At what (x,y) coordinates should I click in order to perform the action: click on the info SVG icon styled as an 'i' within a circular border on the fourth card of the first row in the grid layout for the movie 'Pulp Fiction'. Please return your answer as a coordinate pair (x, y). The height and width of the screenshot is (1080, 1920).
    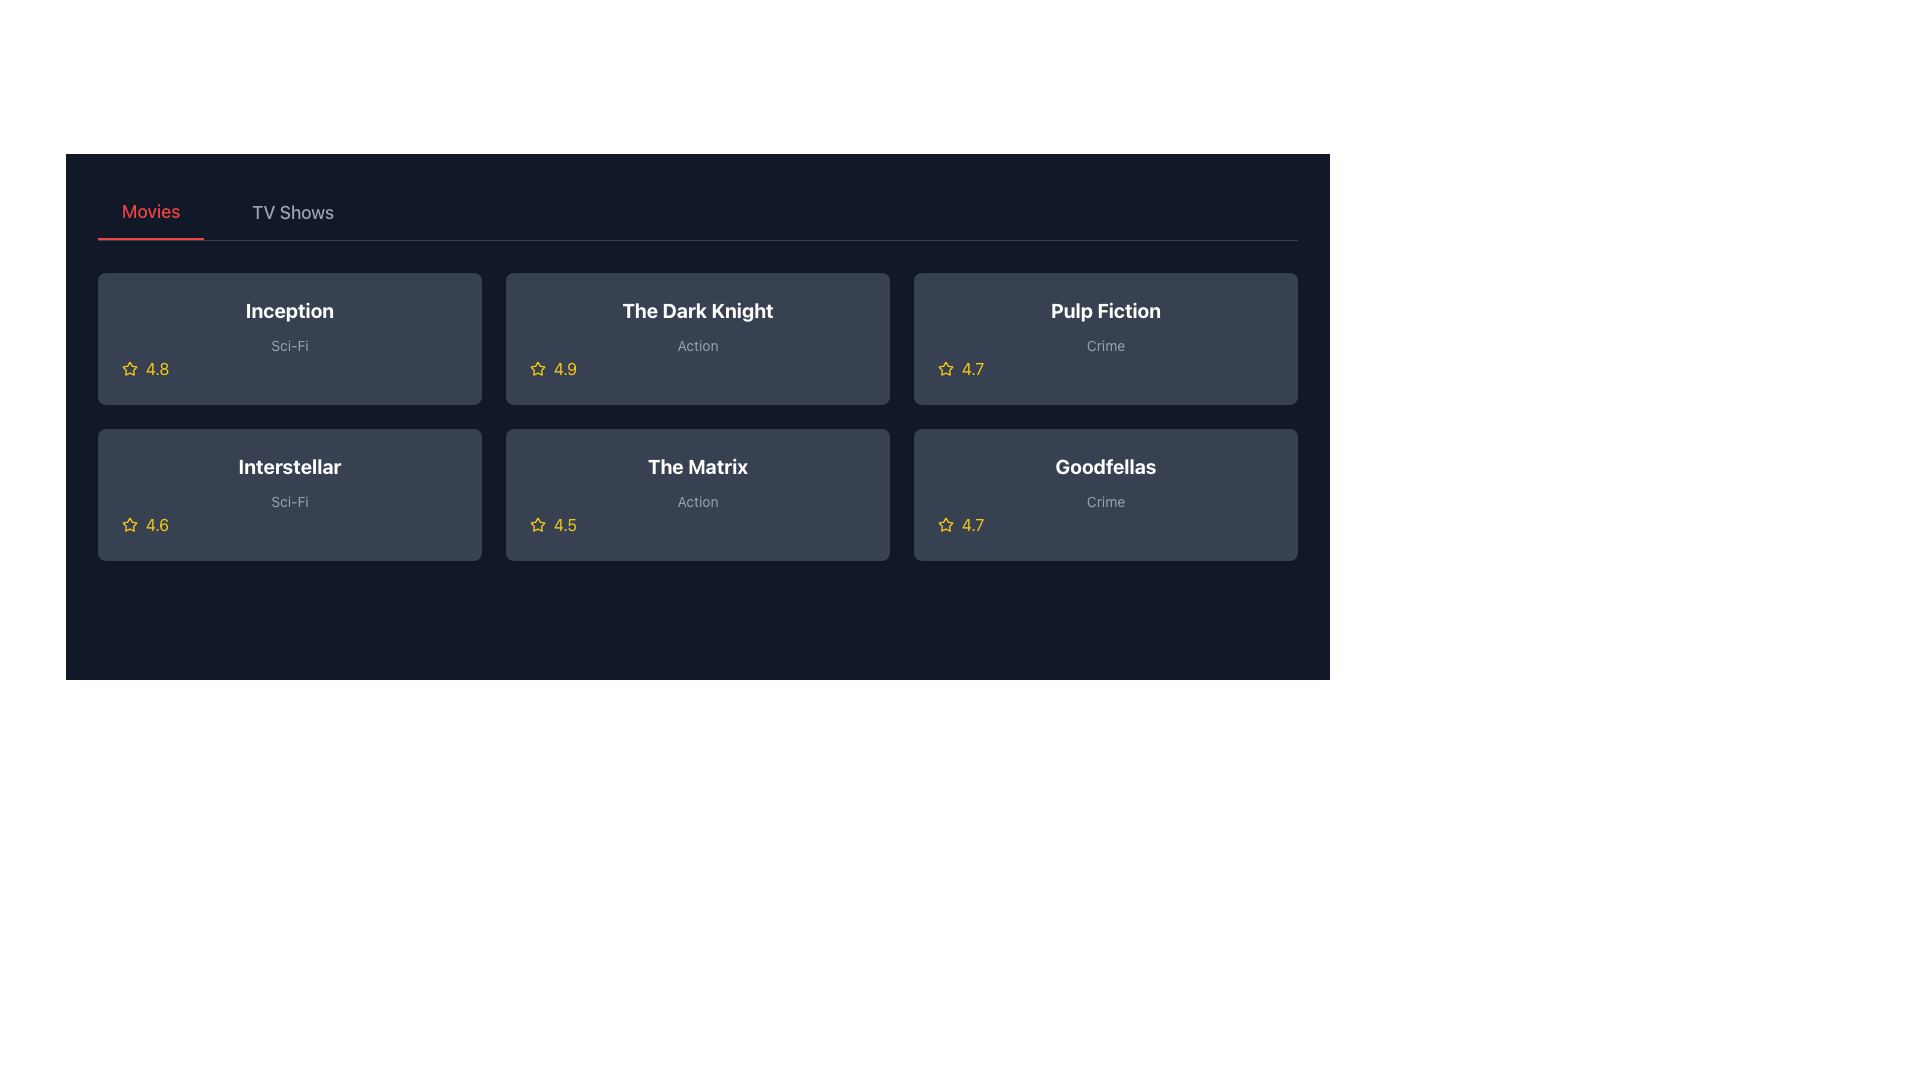
    Looking at the image, I should click on (1104, 338).